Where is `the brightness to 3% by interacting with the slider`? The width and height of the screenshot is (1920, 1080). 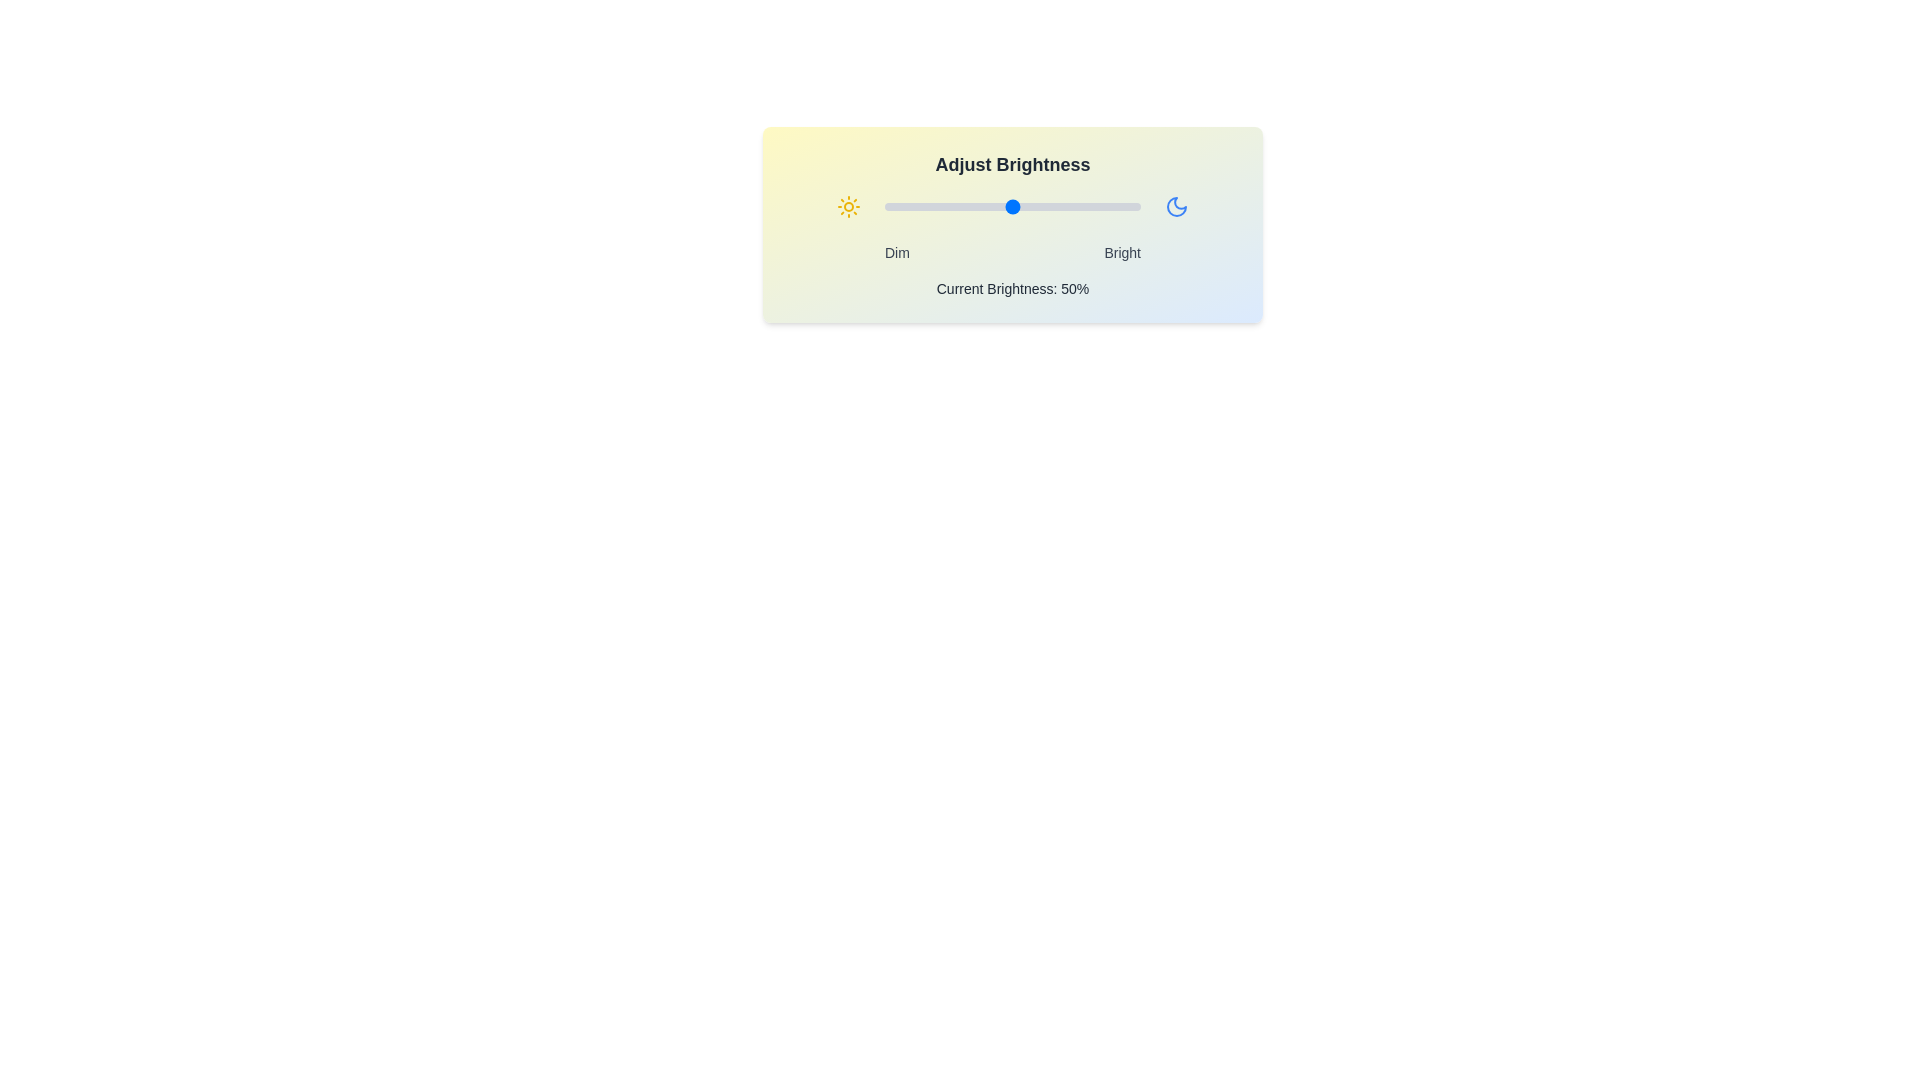 the brightness to 3% by interacting with the slider is located at coordinates (891, 207).